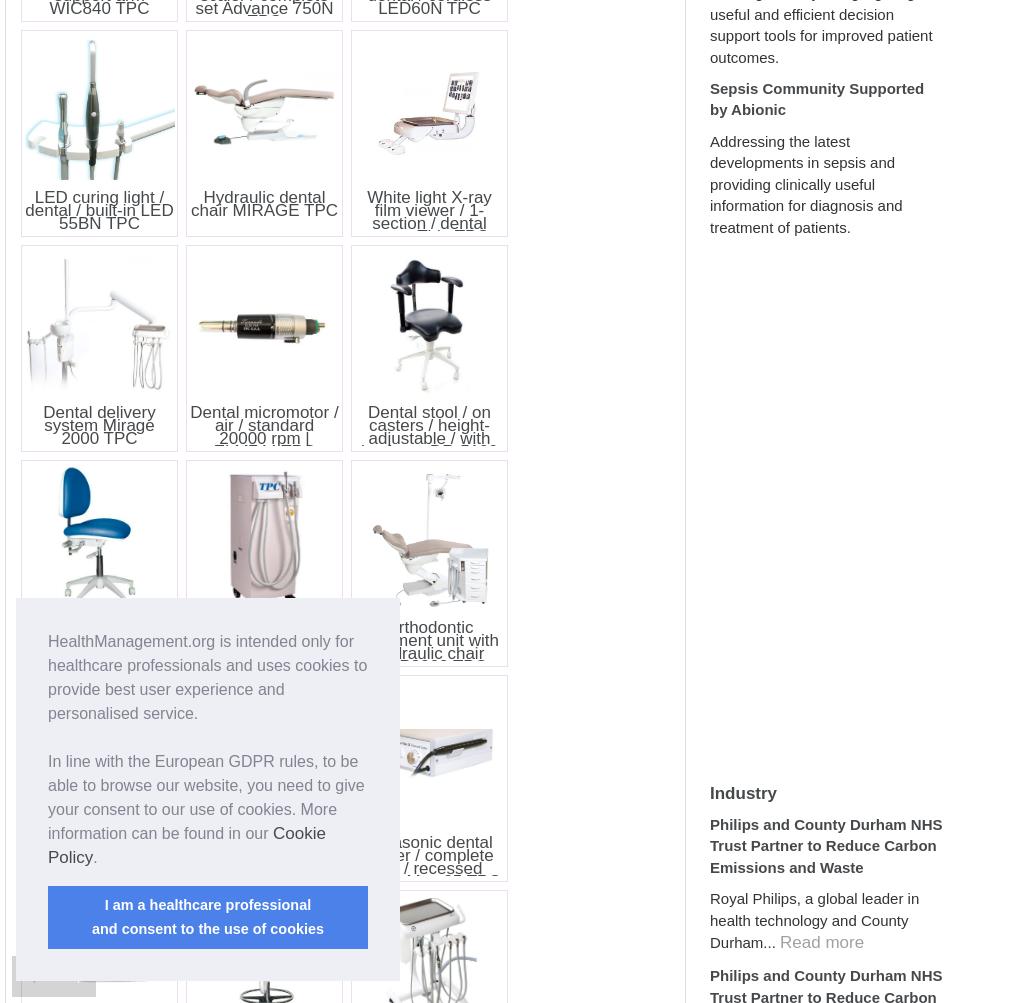 Image resolution: width=1010 pixels, height=1003 pixels. Describe the element at coordinates (97, 848) in the screenshot. I see `'Dental air polisher MODEL P555 TPC'` at that location.